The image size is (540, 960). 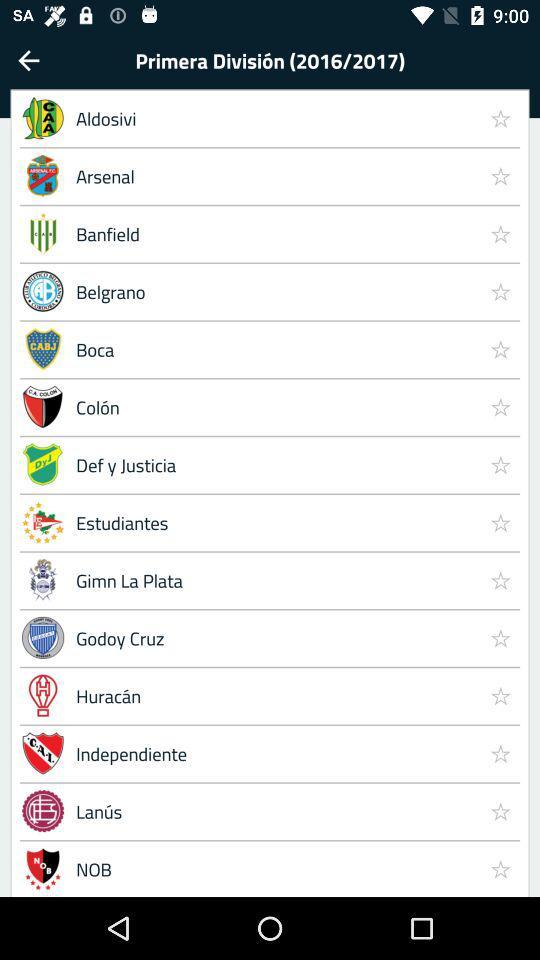 I want to click on the item to the right of the banfield item, so click(x=499, y=290).